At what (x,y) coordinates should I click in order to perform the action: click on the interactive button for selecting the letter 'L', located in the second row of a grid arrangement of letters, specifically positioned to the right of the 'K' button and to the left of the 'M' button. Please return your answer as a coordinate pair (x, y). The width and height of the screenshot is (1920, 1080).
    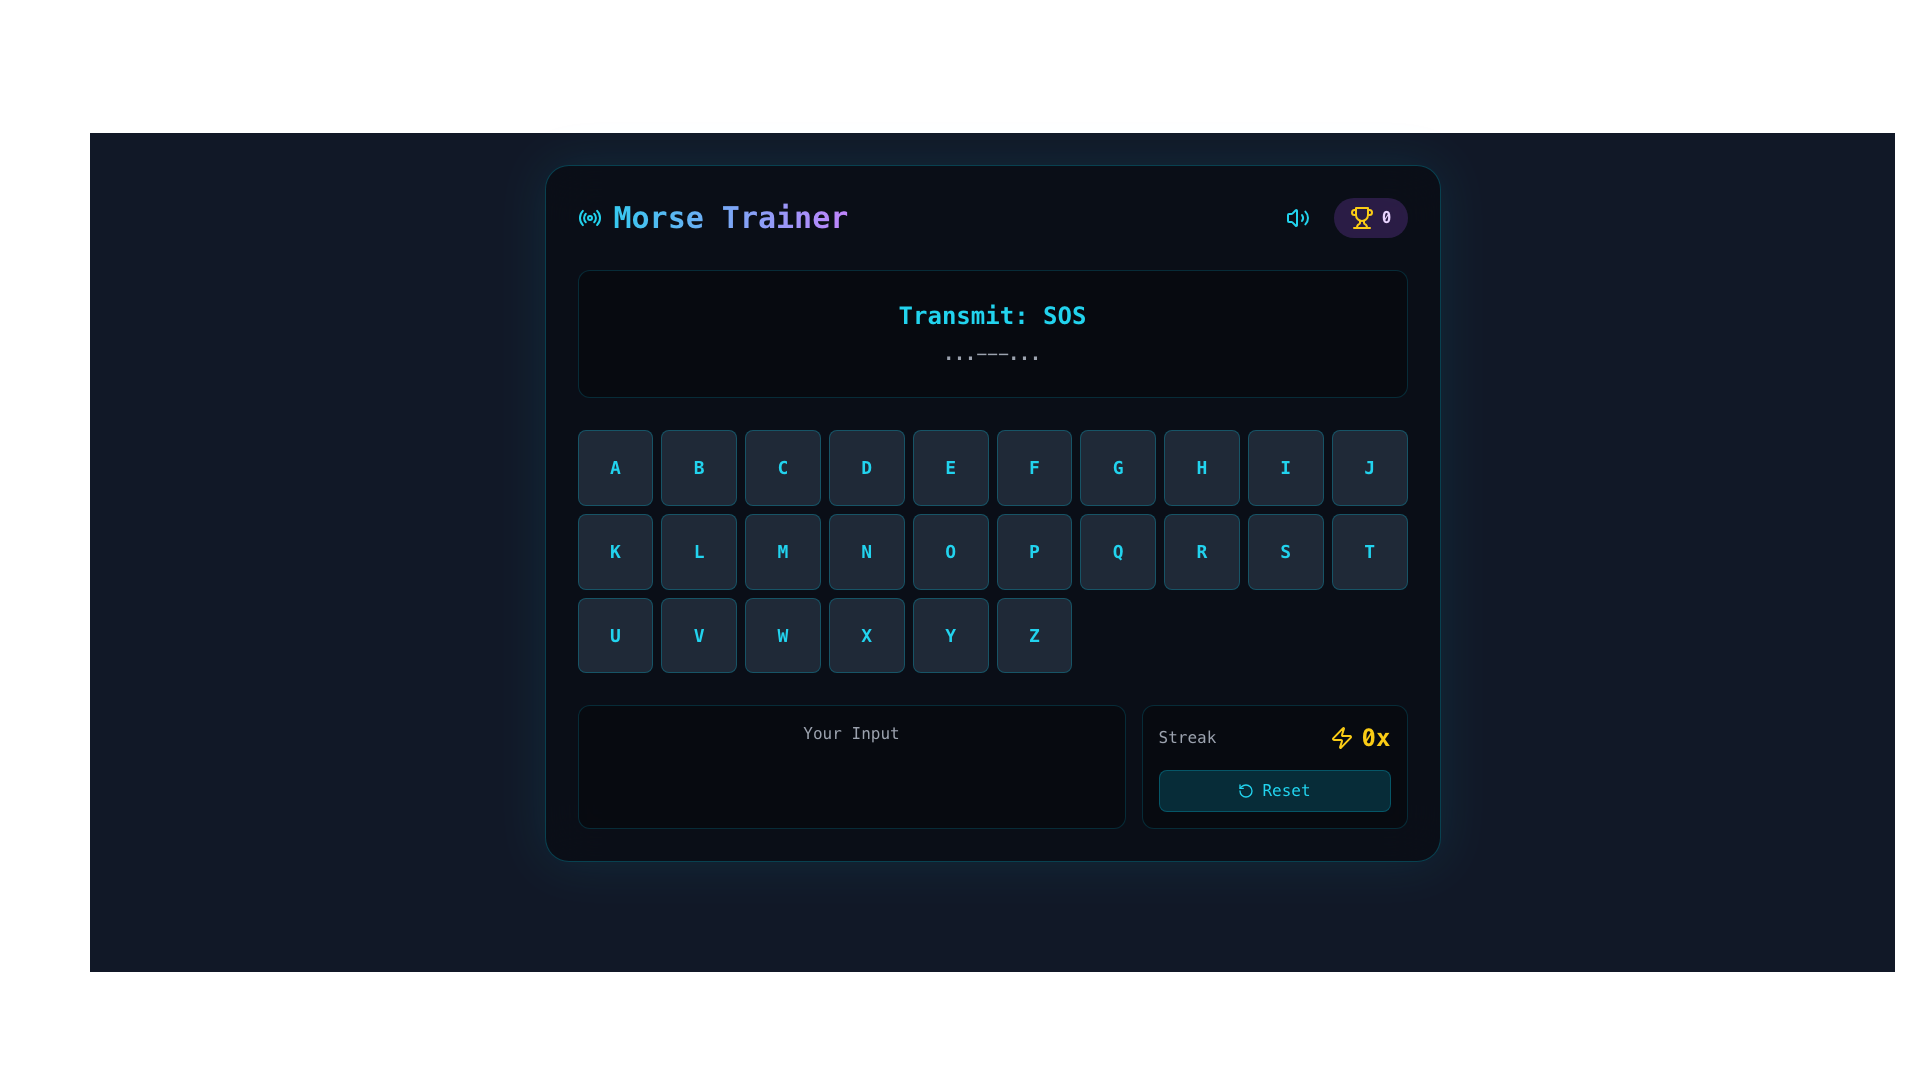
    Looking at the image, I should click on (699, 551).